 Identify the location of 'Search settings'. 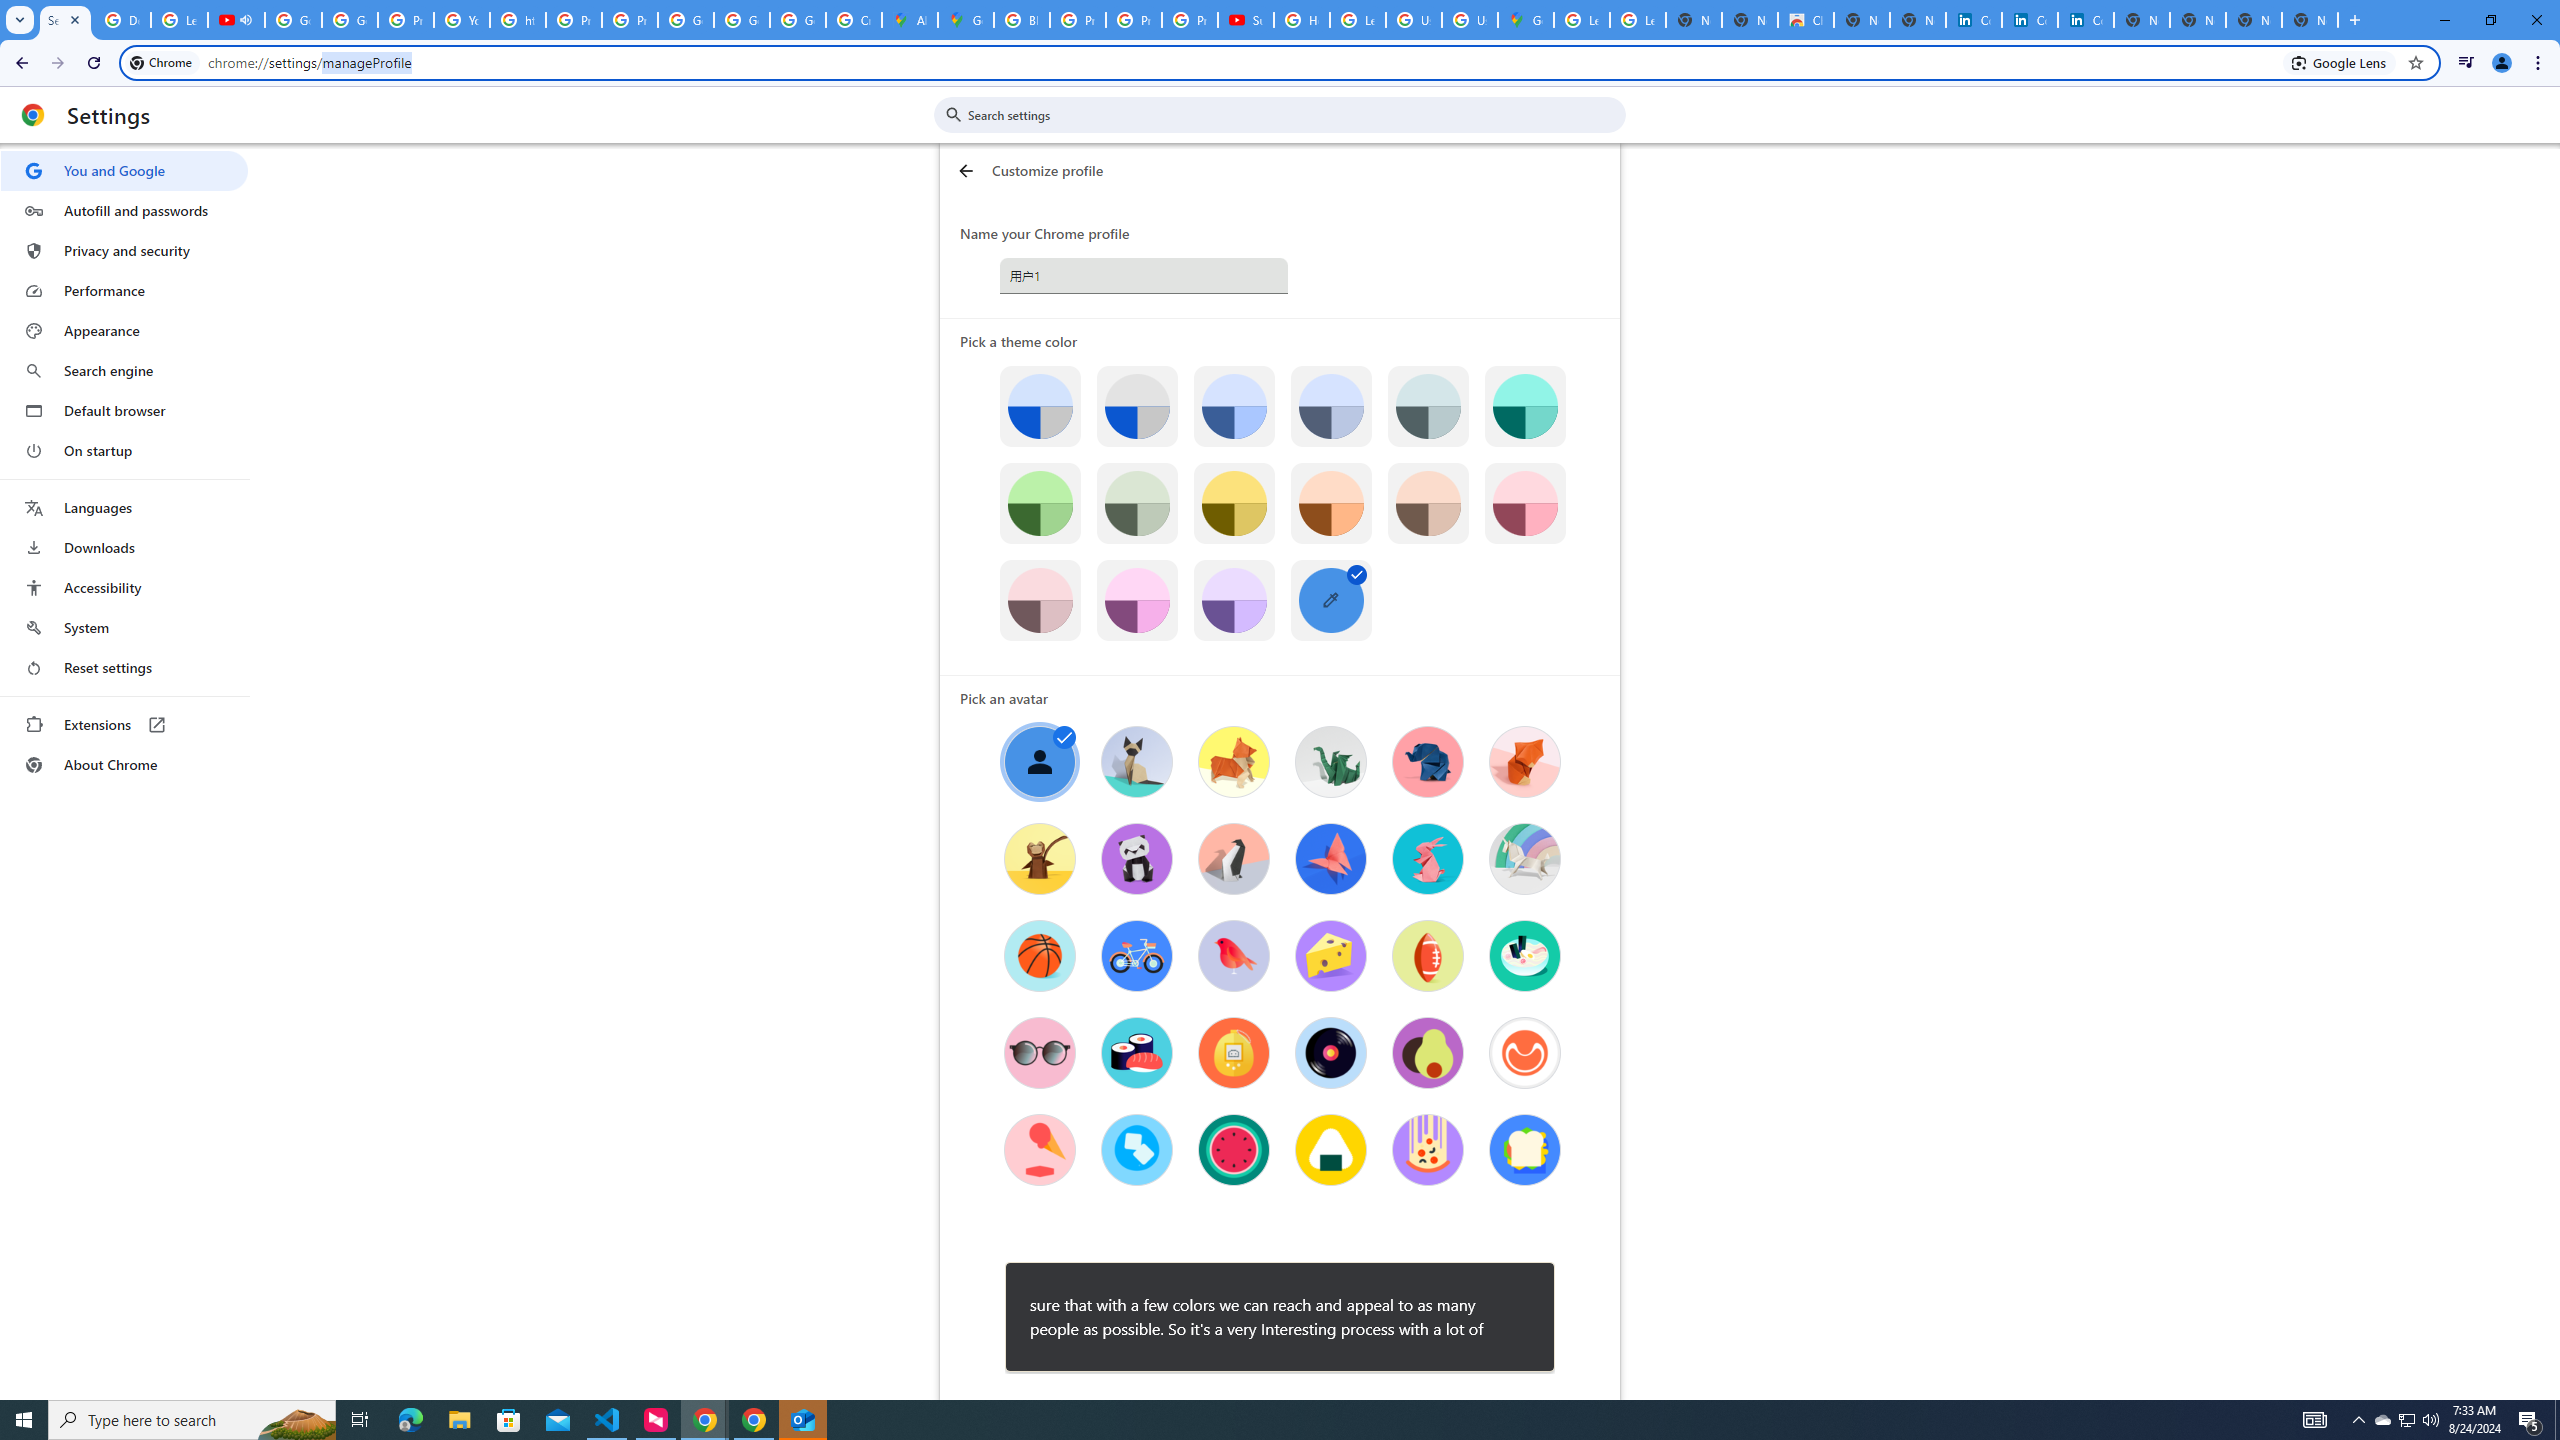
(1293, 114).